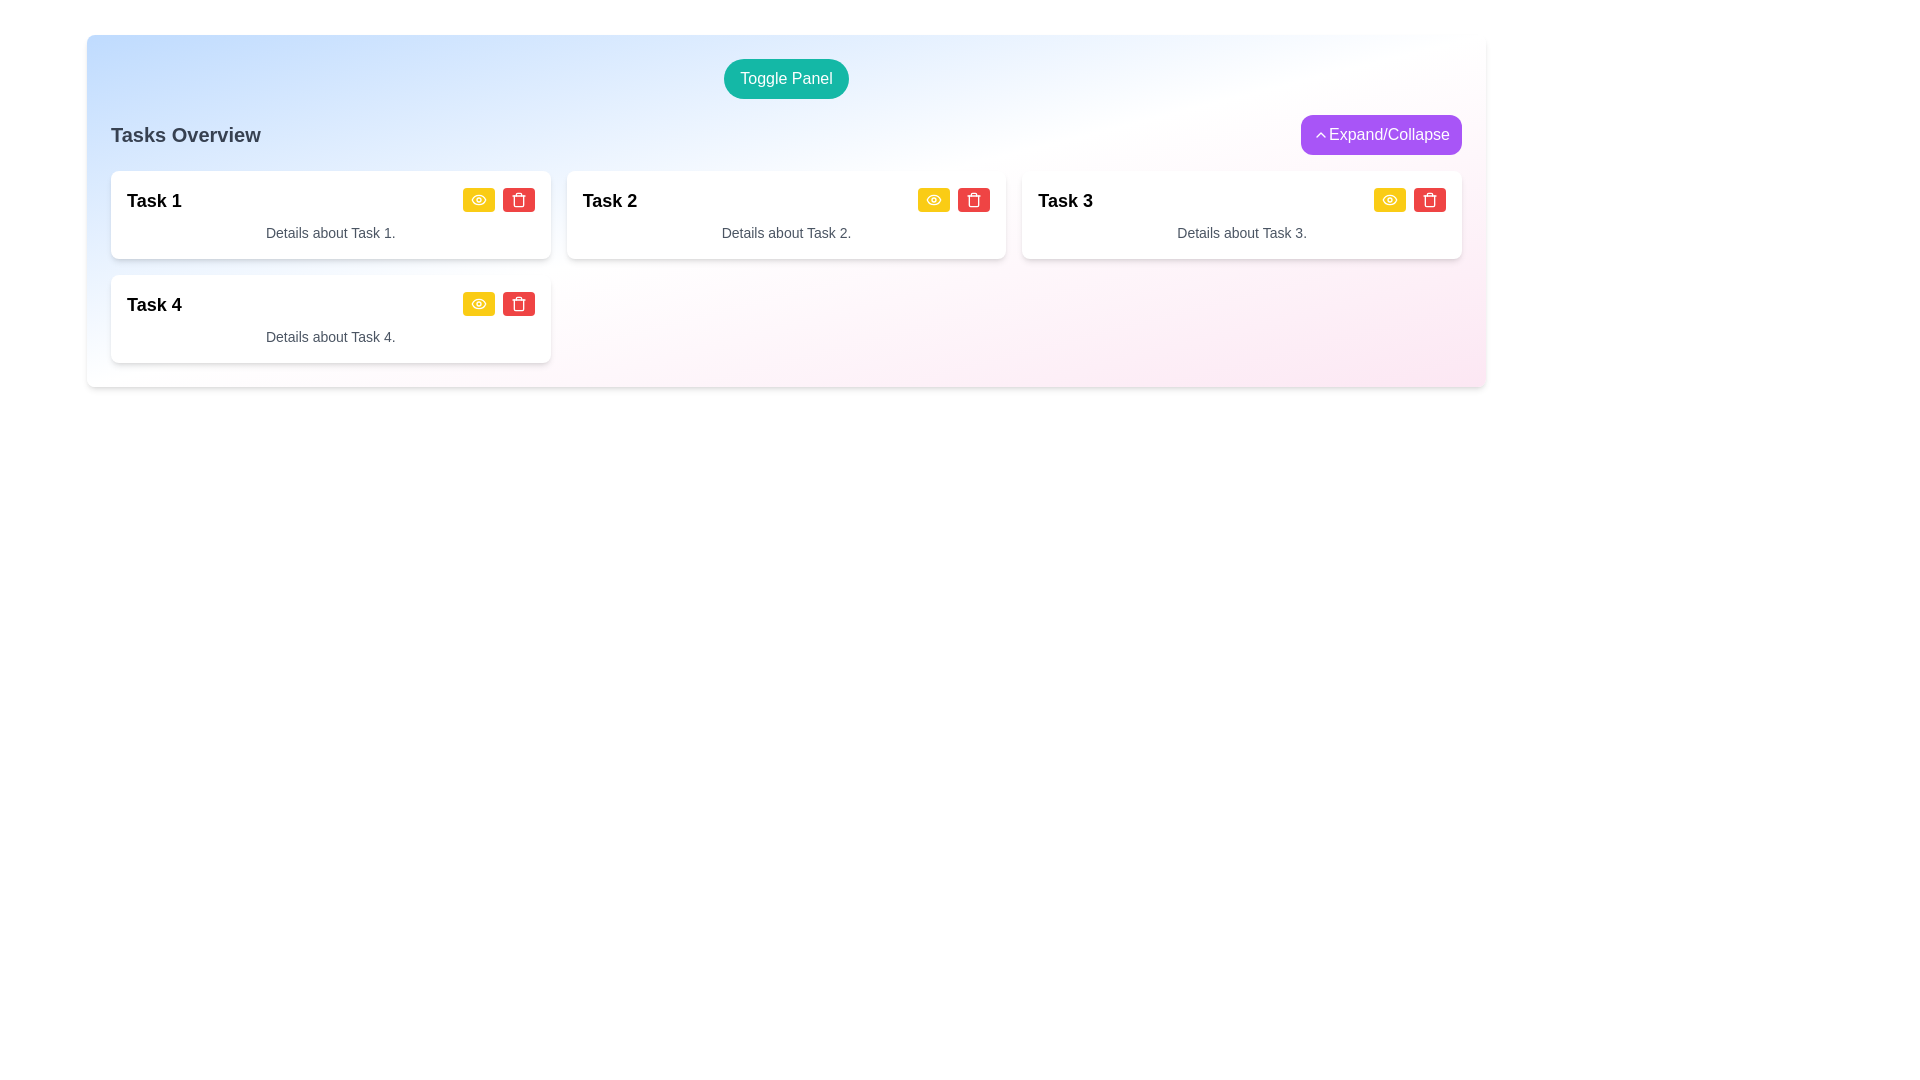  I want to click on the visibility icon located in the second task box before the red trash icon, so click(933, 199).